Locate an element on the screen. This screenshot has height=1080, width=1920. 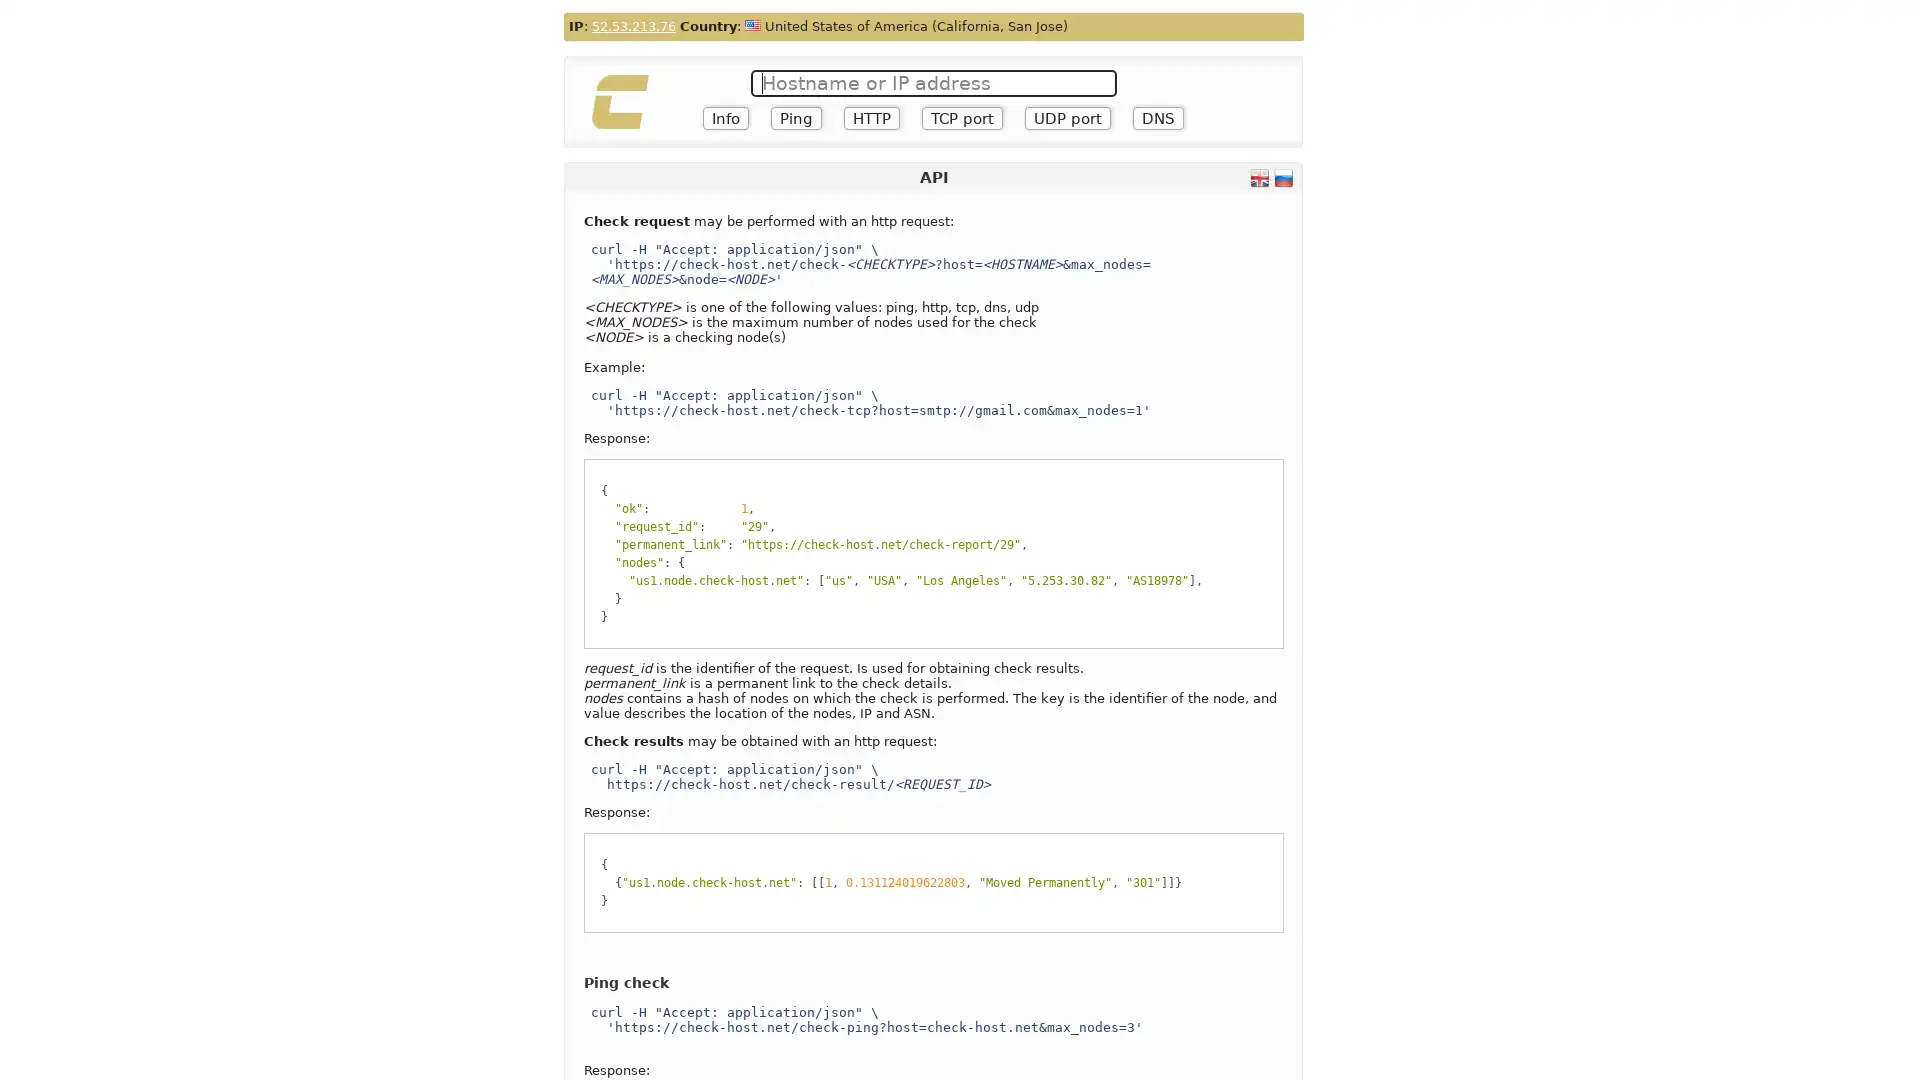
Ping is located at coordinates (794, 118).